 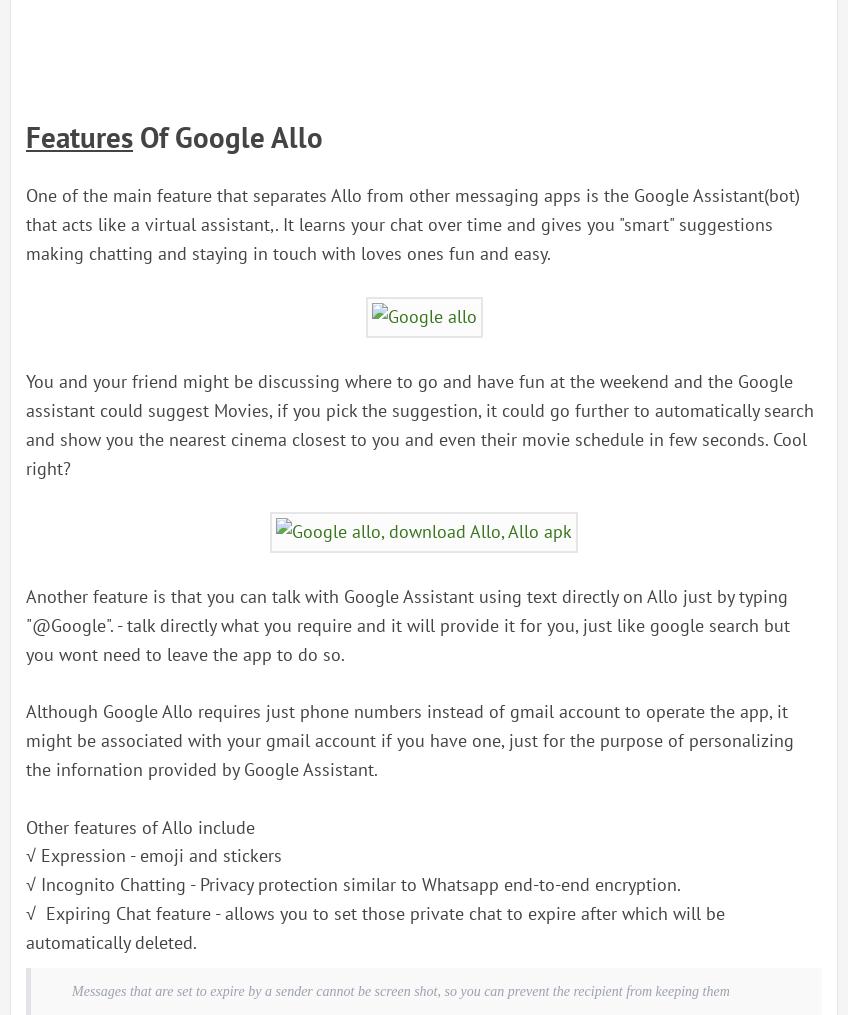 I want to click on '√ Incognito Chatting - Privacy protection similar to Whatsapp end-to-end encryption.', so click(x=352, y=883).